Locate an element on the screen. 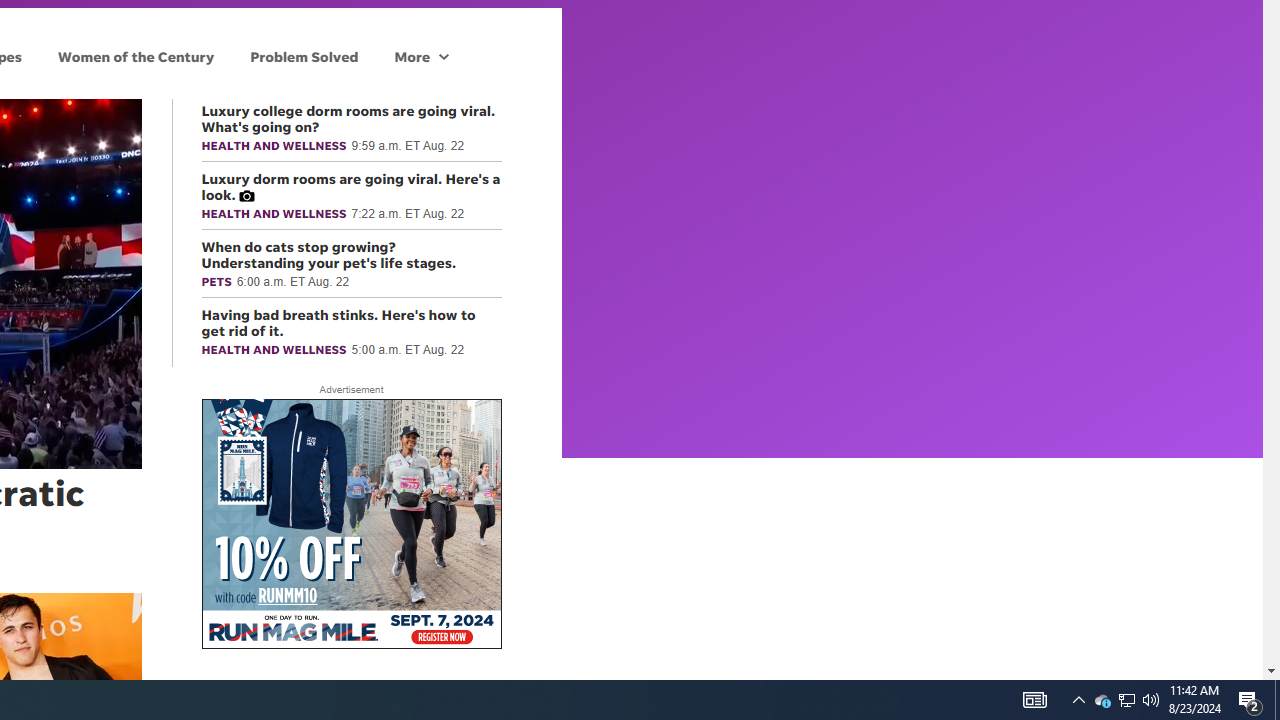 This screenshot has height=720, width=1280. 'Show desktop' is located at coordinates (1276, 698).